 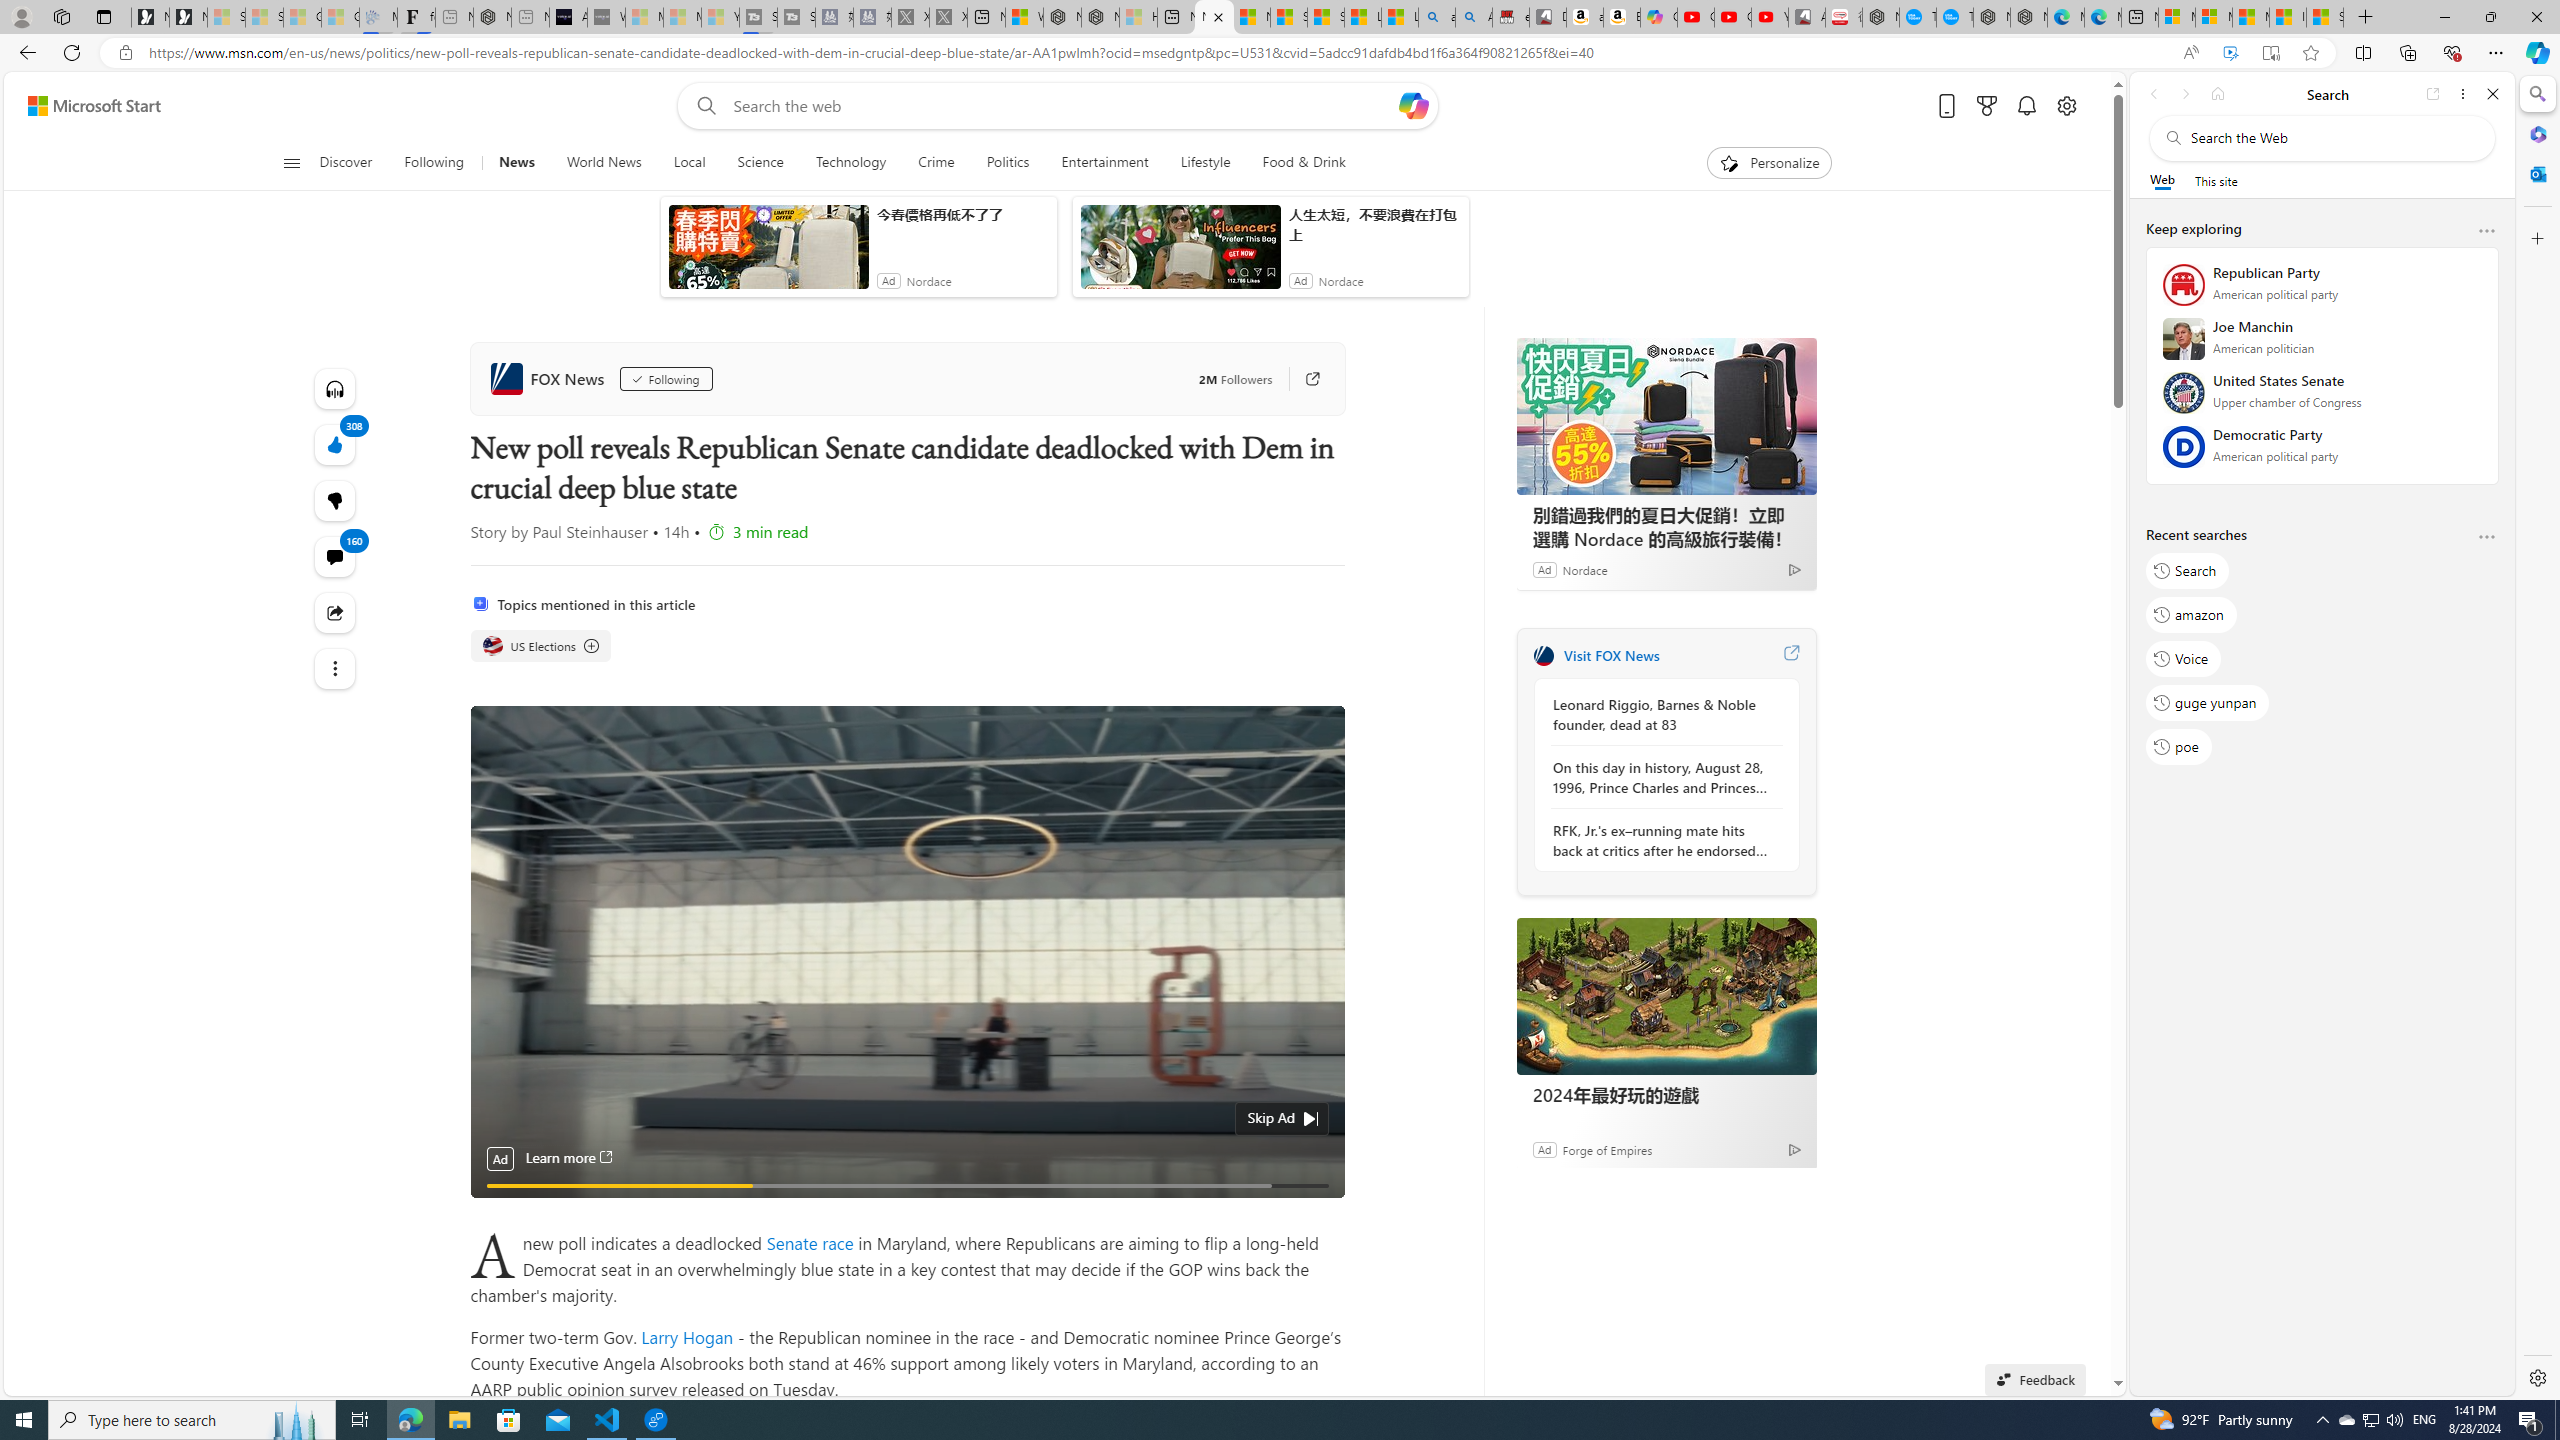 What do you see at coordinates (935, 162) in the screenshot?
I see `'Crime'` at bounding box center [935, 162].